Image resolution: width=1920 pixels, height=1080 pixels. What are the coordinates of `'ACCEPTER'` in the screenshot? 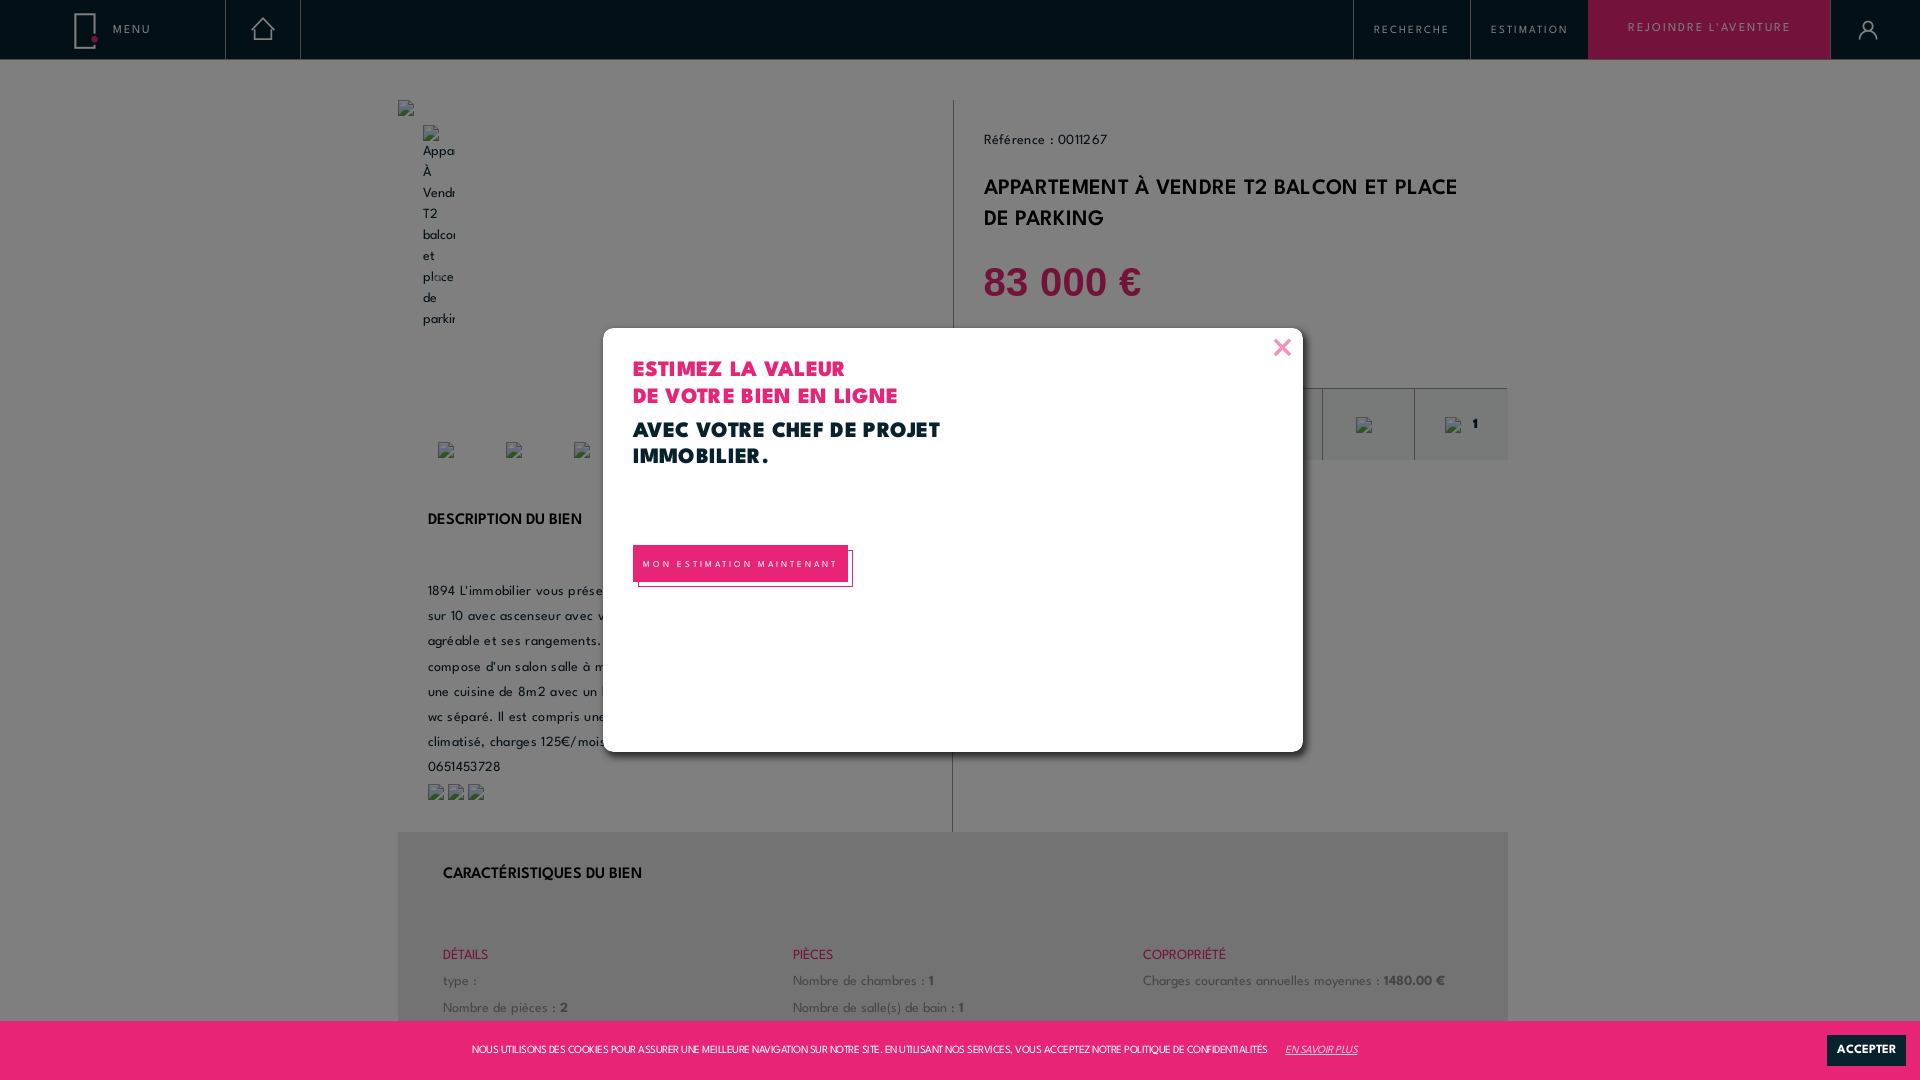 It's located at (1865, 1049).